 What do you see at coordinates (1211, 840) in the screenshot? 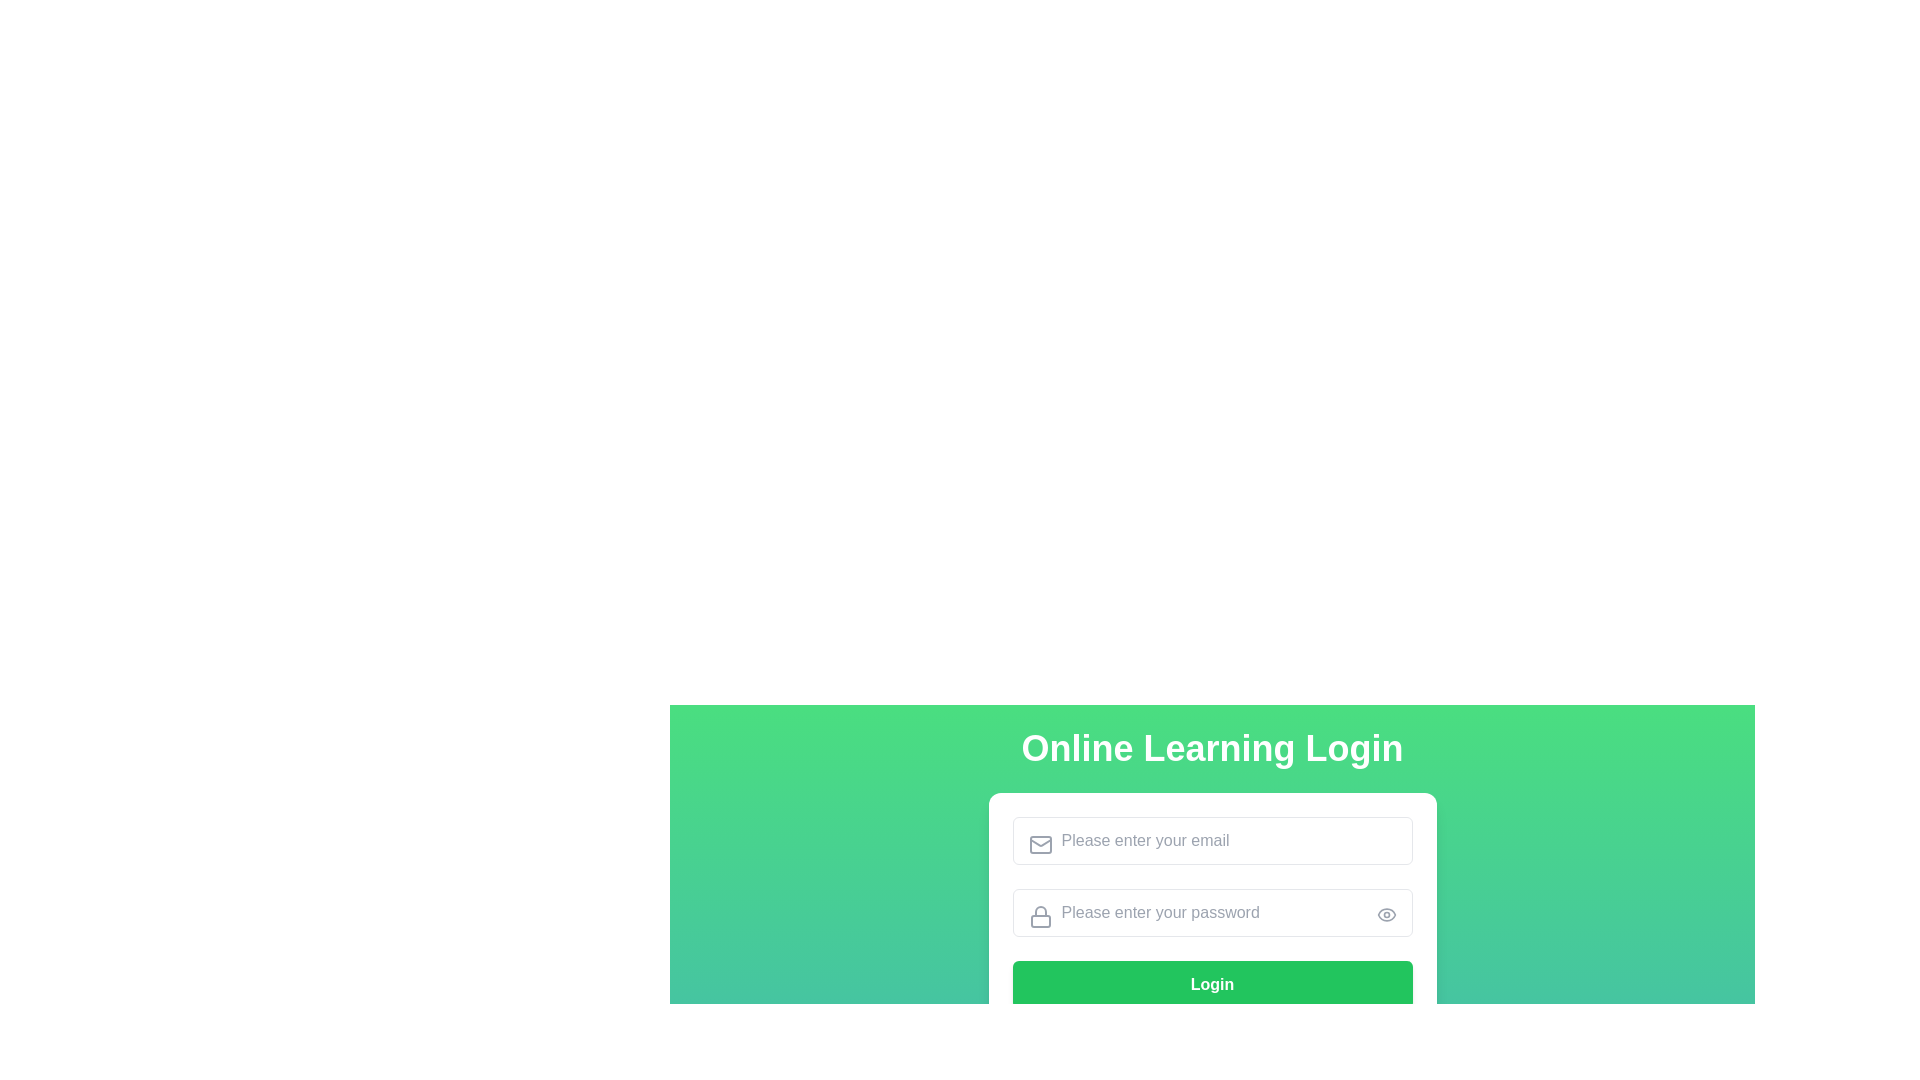
I see `the email input field located beneath the 'Online Learning Login' heading to focus on it for entering an email address` at bounding box center [1211, 840].